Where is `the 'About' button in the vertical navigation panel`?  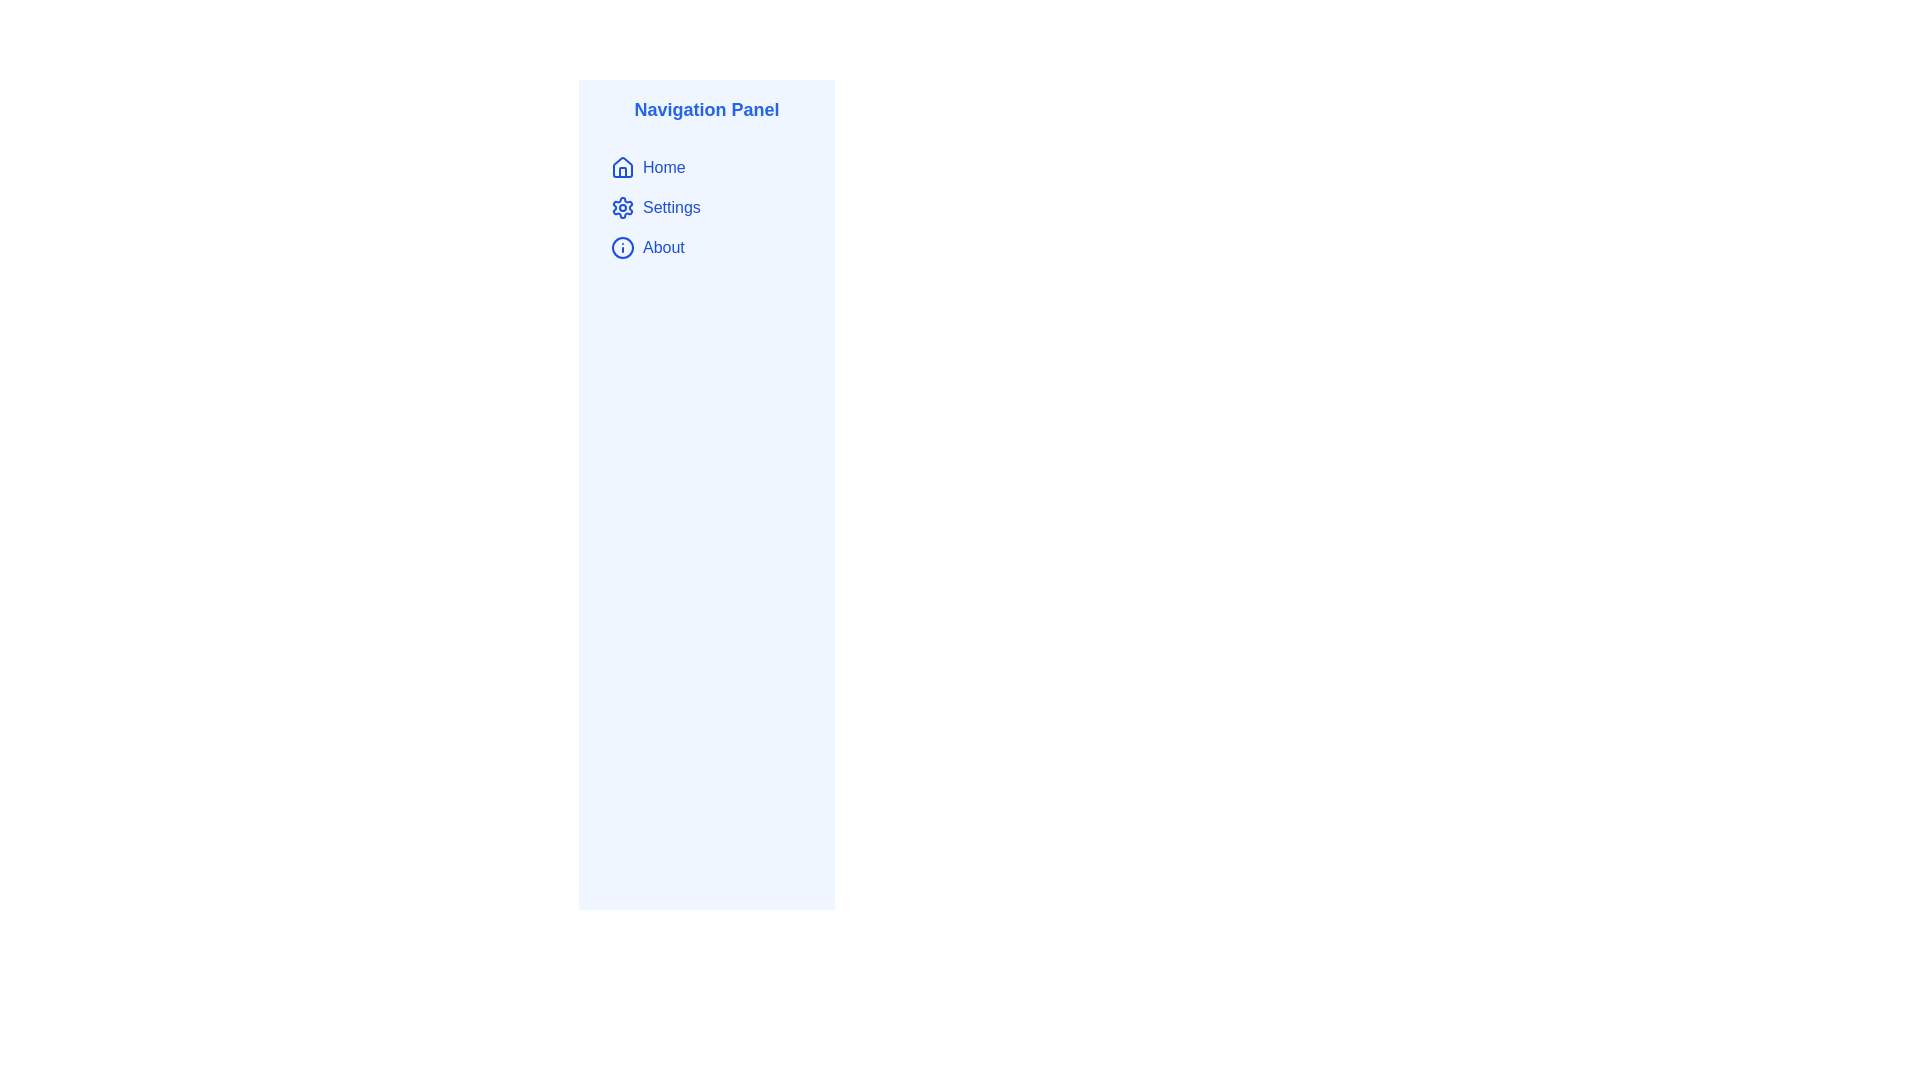 the 'About' button in the vertical navigation panel is located at coordinates (706, 246).